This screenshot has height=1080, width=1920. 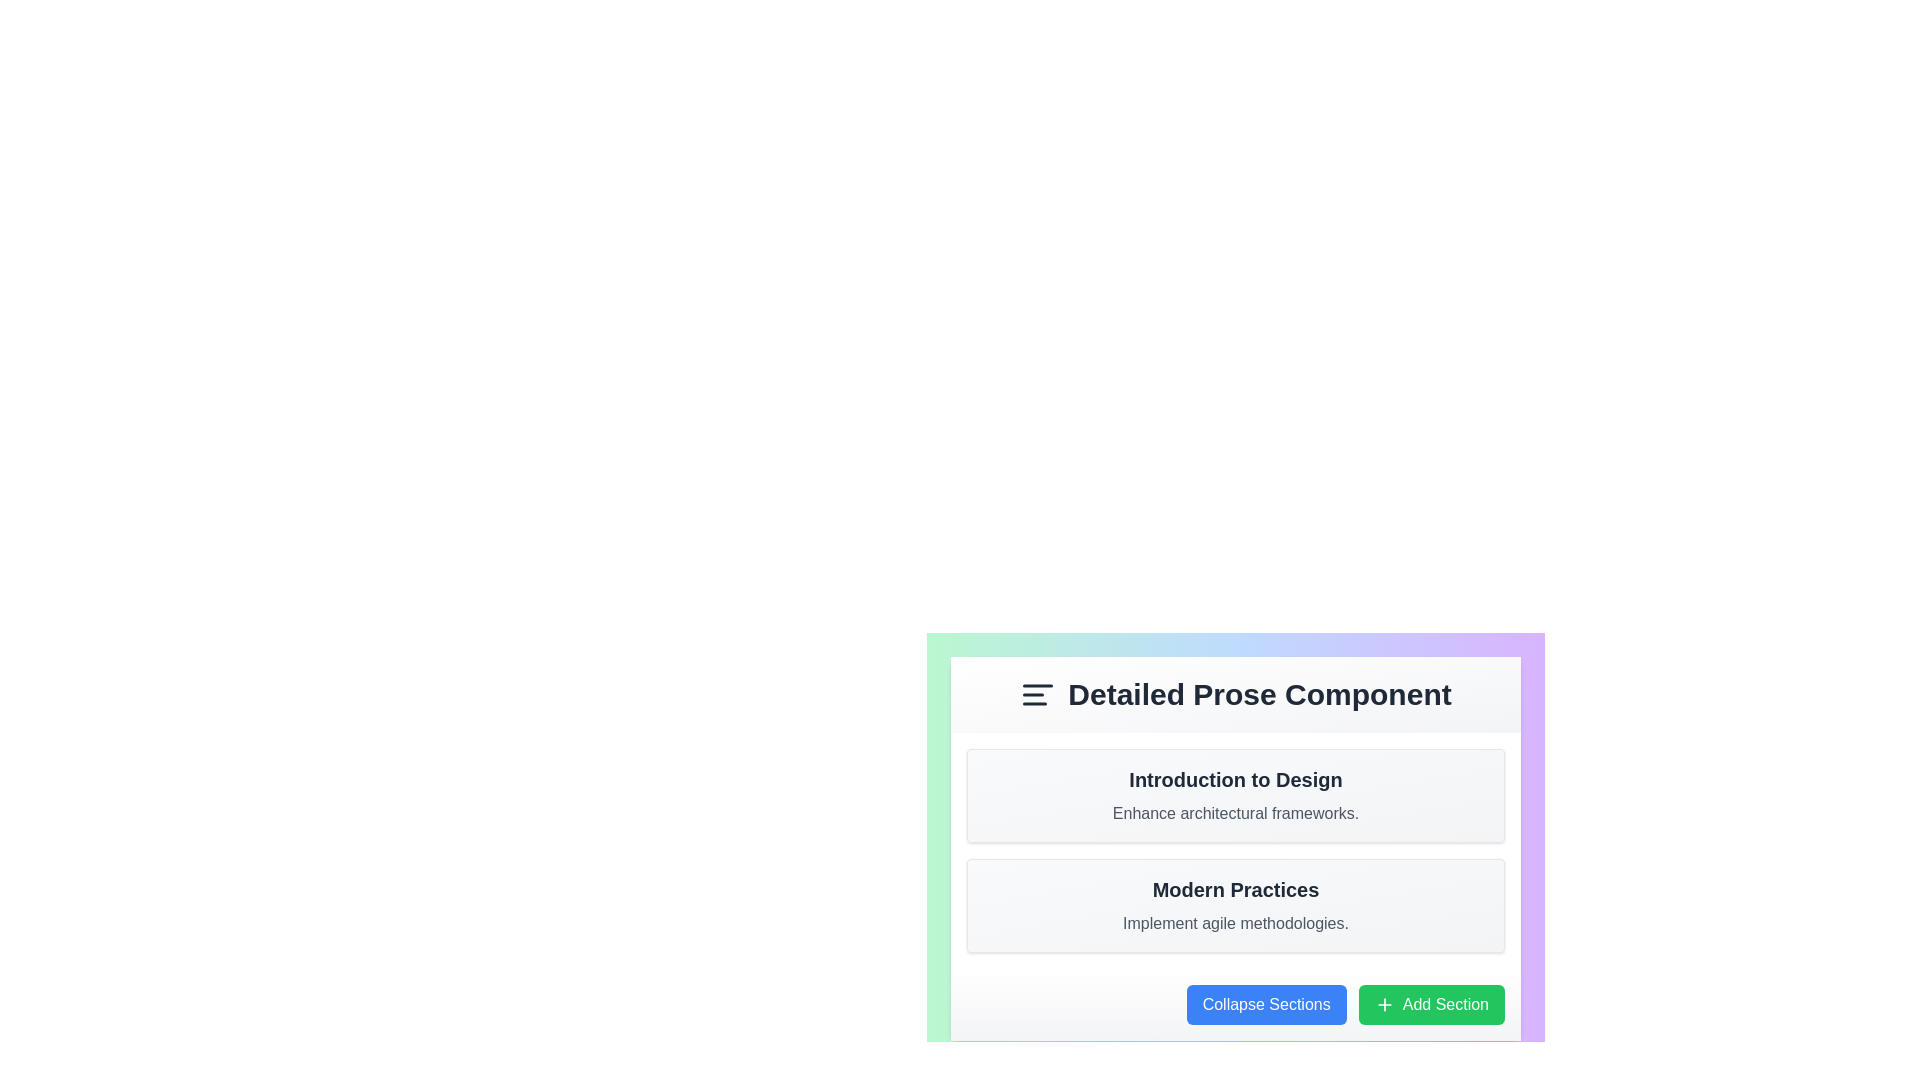 I want to click on the decorative icon on the left side of the header for the 'Detailed Prose Component' section to indicate text alignment, so click(x=1038, y=693).